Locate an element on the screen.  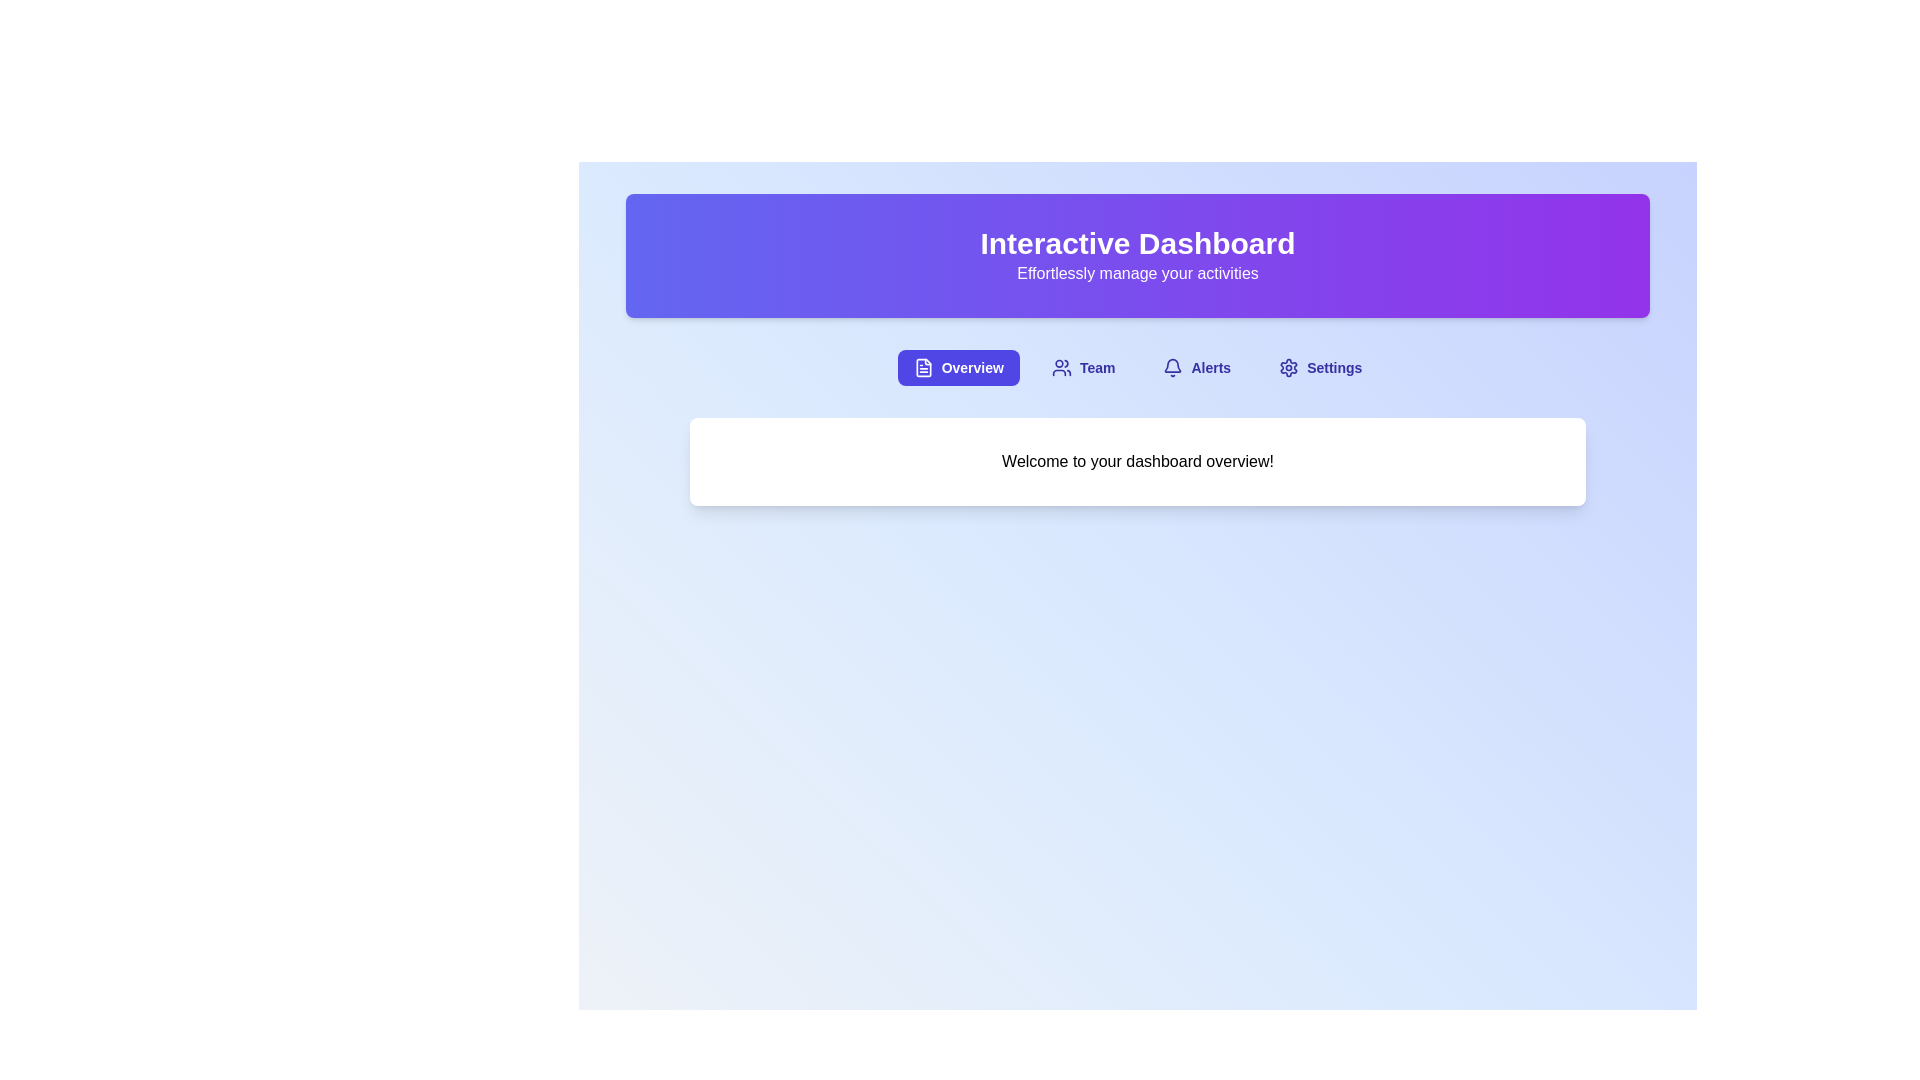
the 'Team' icon located to the left of the 'Team' text in the second position of the navigation menu bar is located at coordinates (1060, 367).